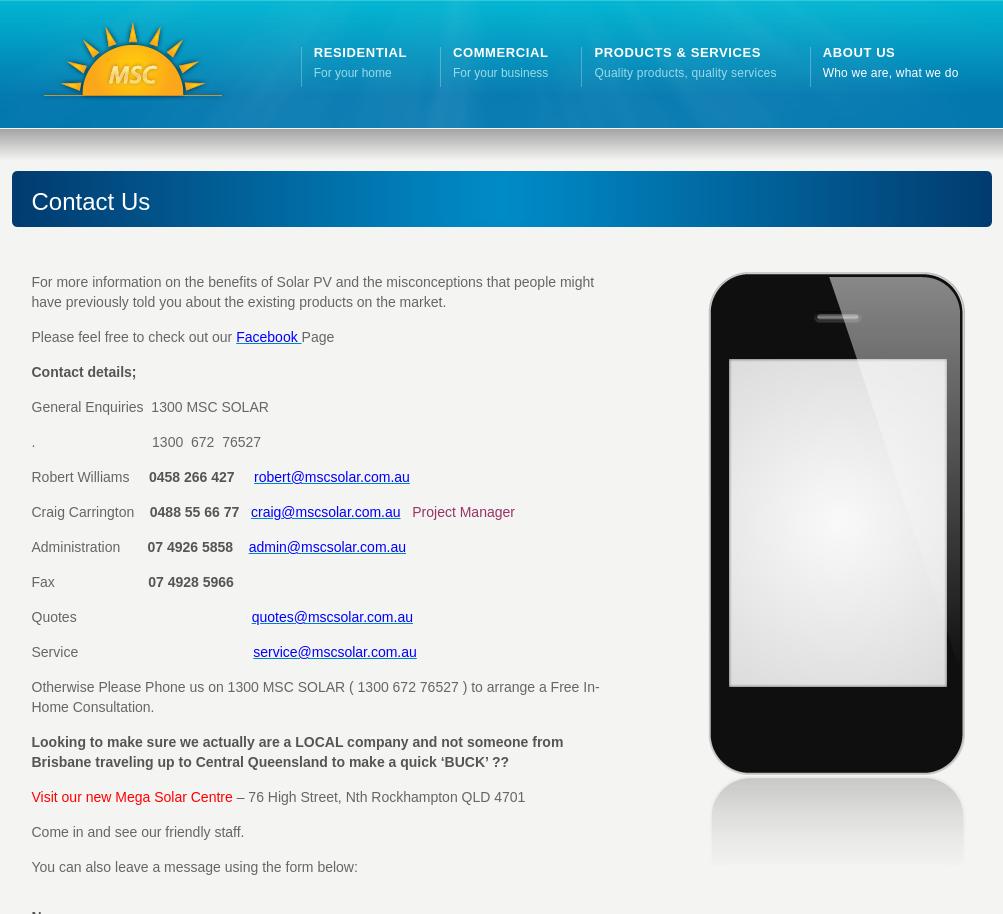 The image size is (1003, 914). What do you see at coordinates (377, 796) in the screenshot?
I see `'– 76 High Street, Nth Rockhampton QLD 4701'` at bounding box center [377, 796].